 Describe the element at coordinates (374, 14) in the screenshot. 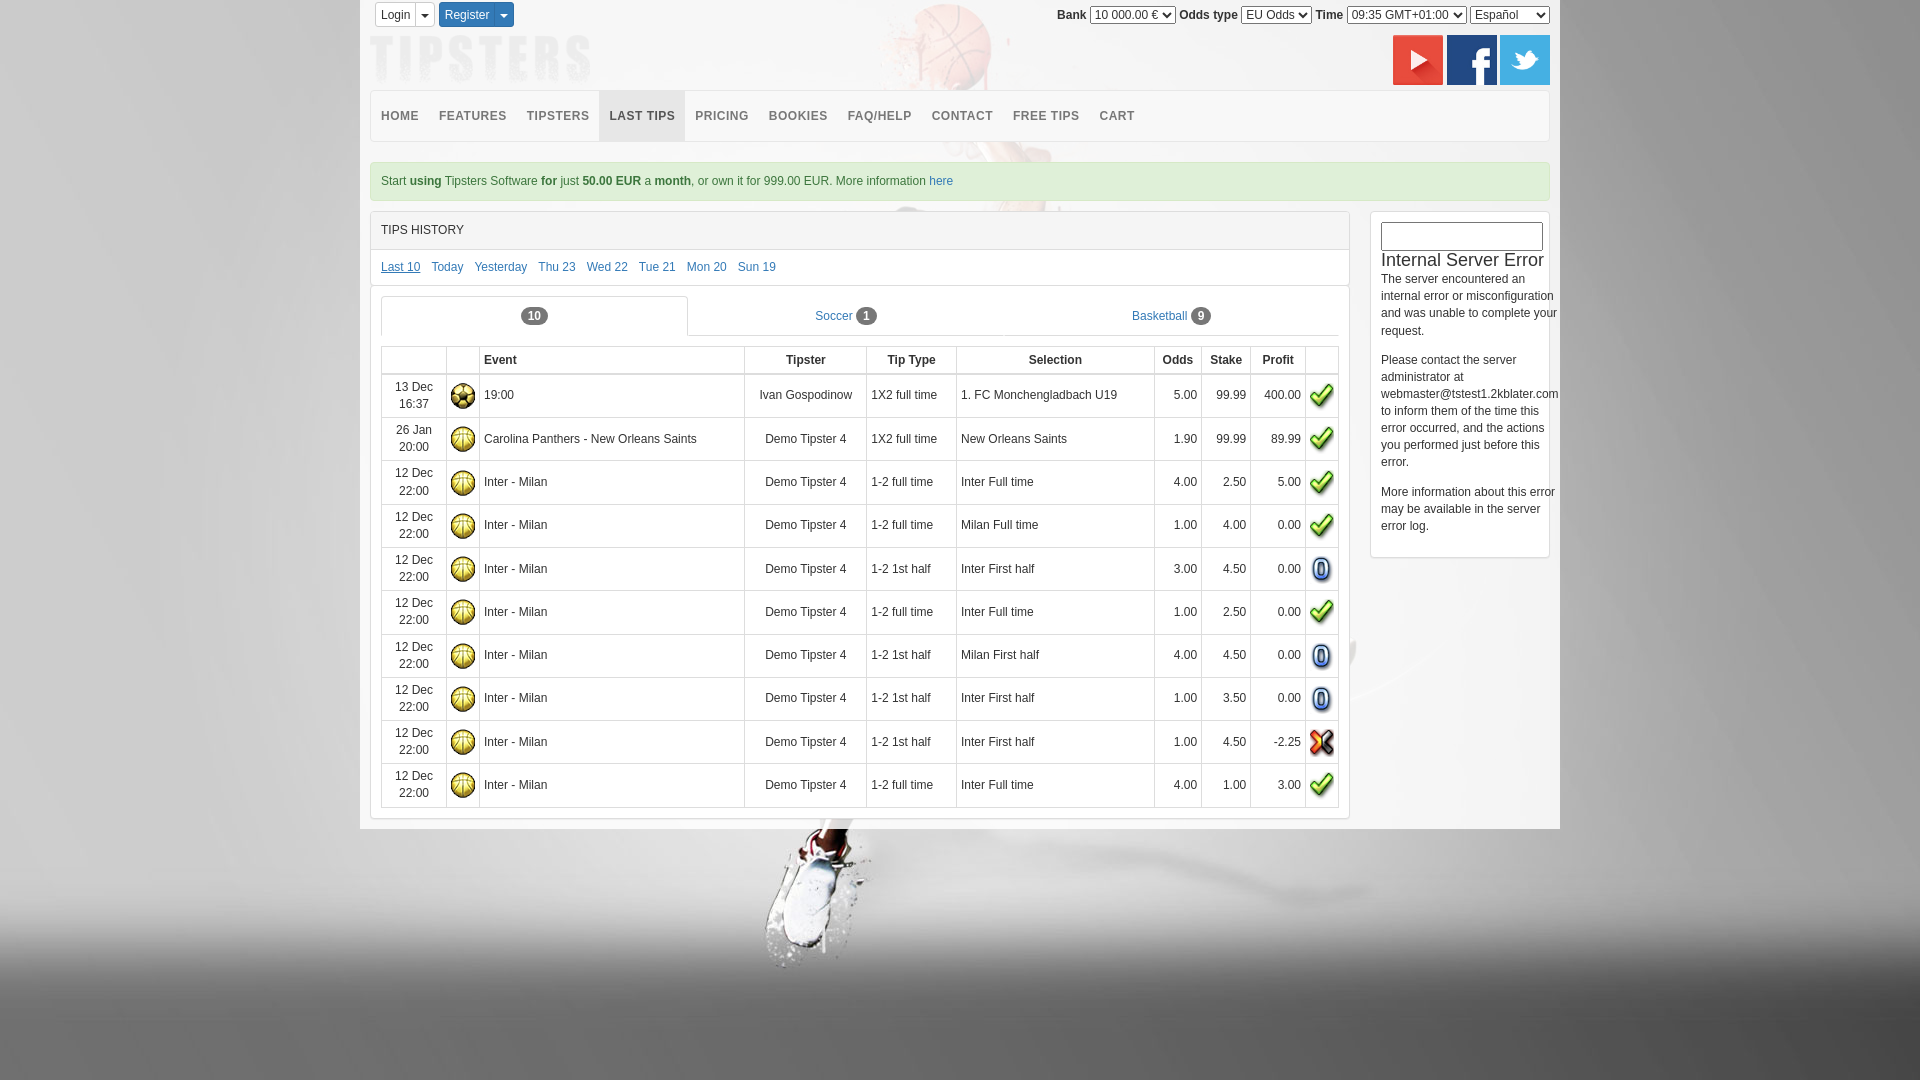

I see `'Login'` at that location.